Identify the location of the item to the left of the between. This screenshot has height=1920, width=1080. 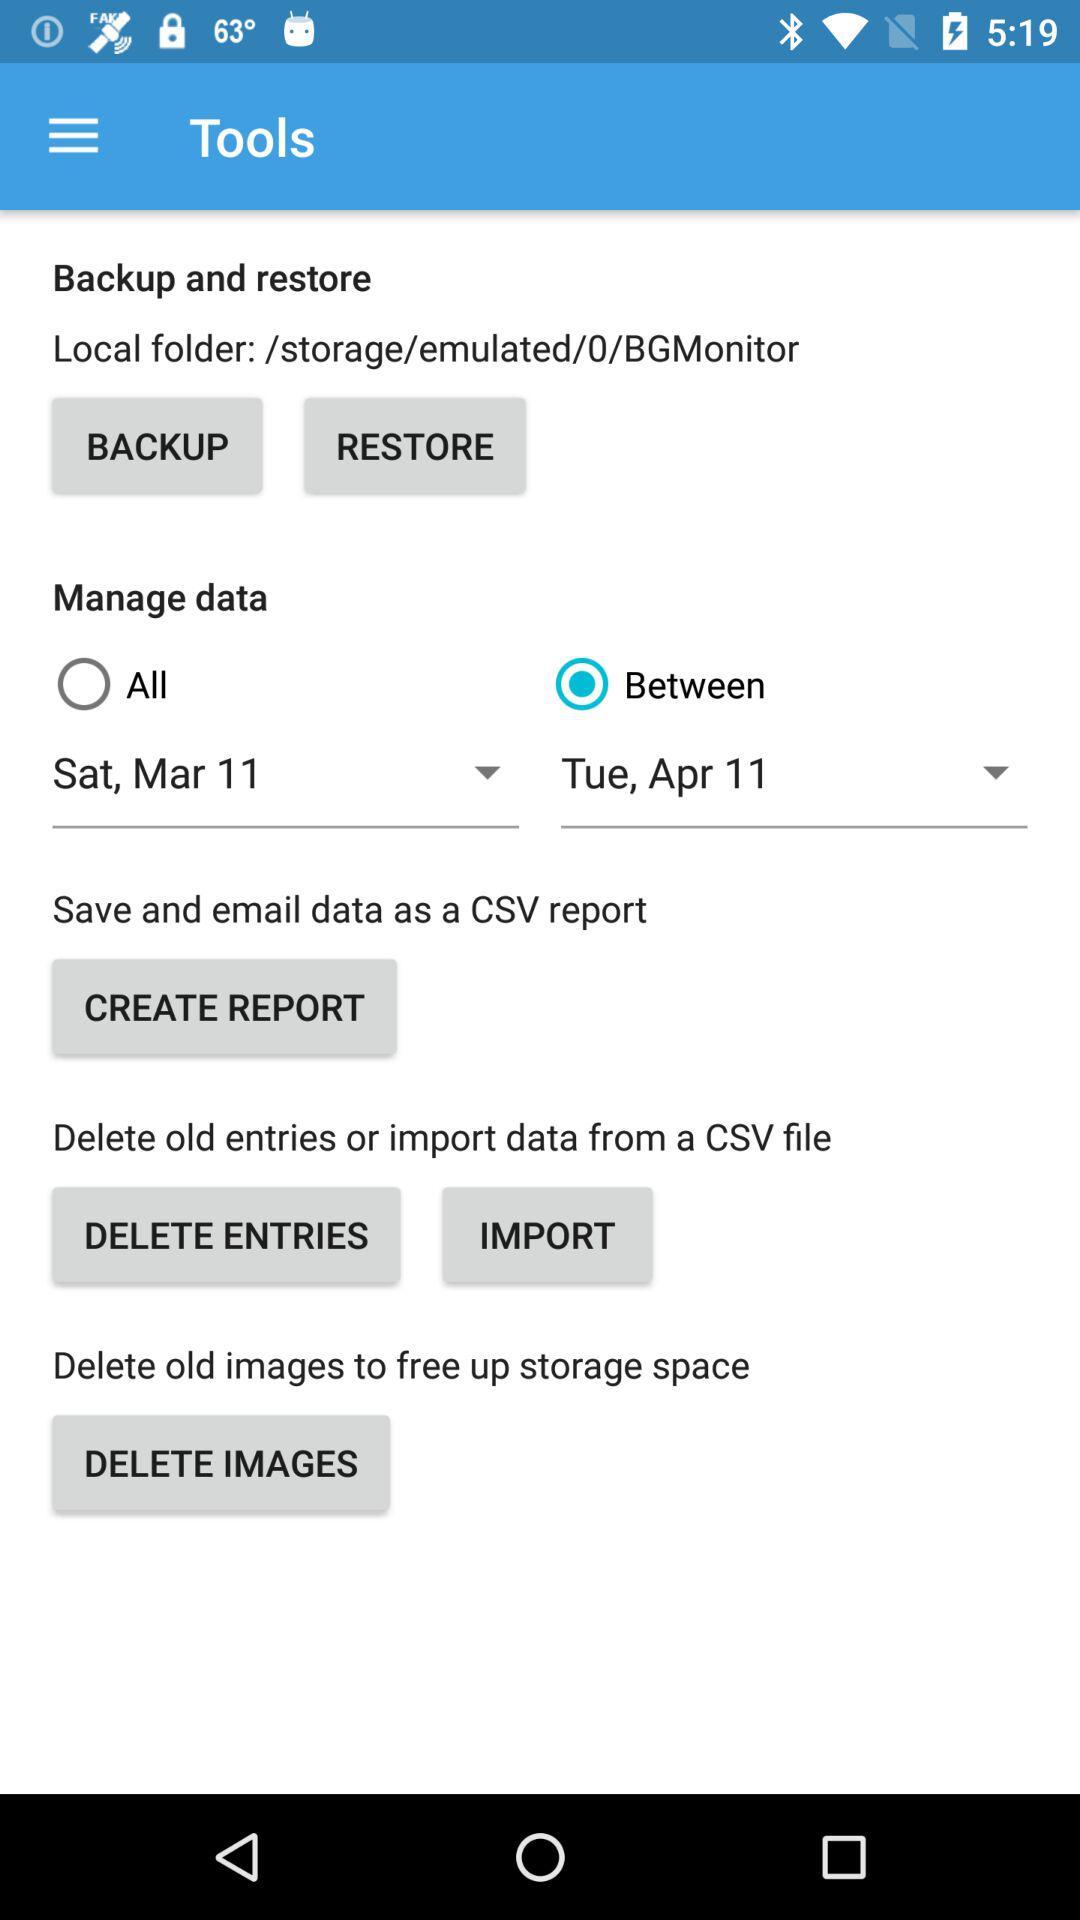
(290, 684).